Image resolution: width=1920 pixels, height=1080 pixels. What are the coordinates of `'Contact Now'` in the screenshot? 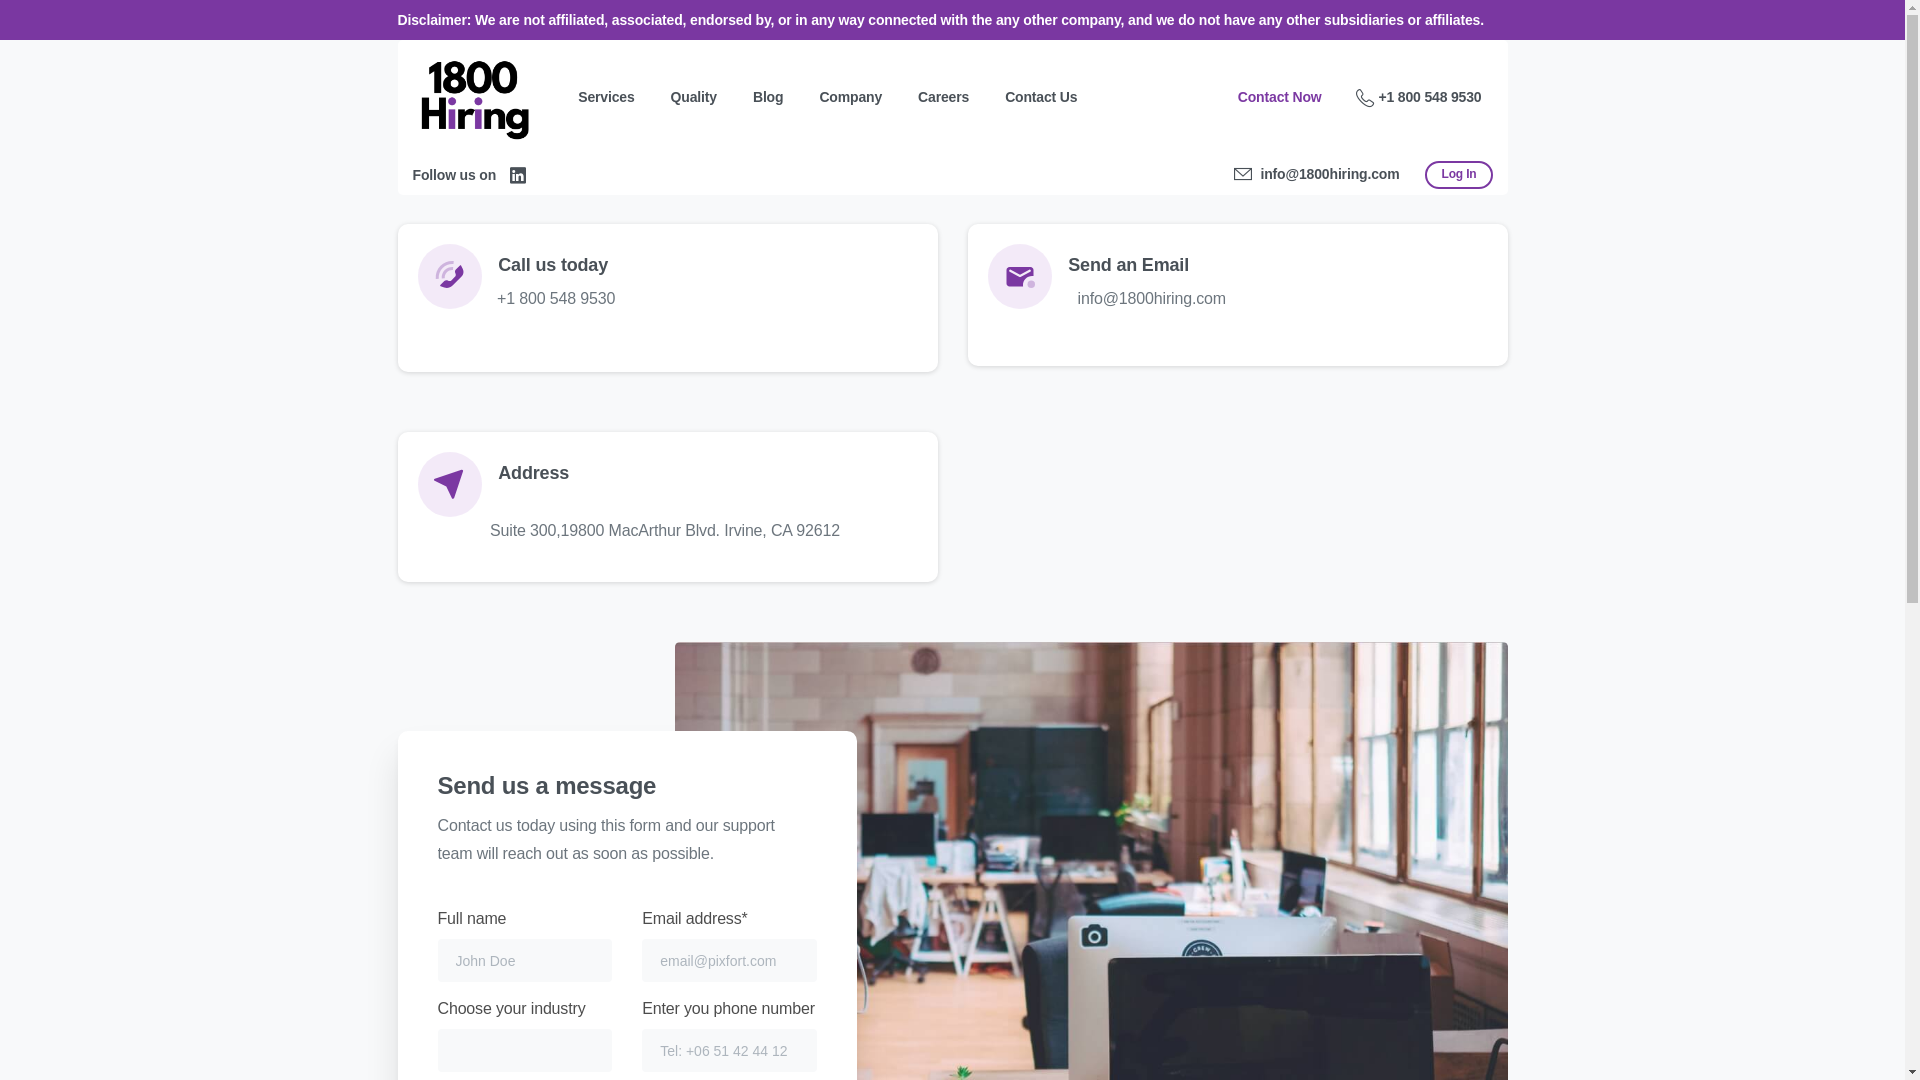 It's located at (1280, 97).